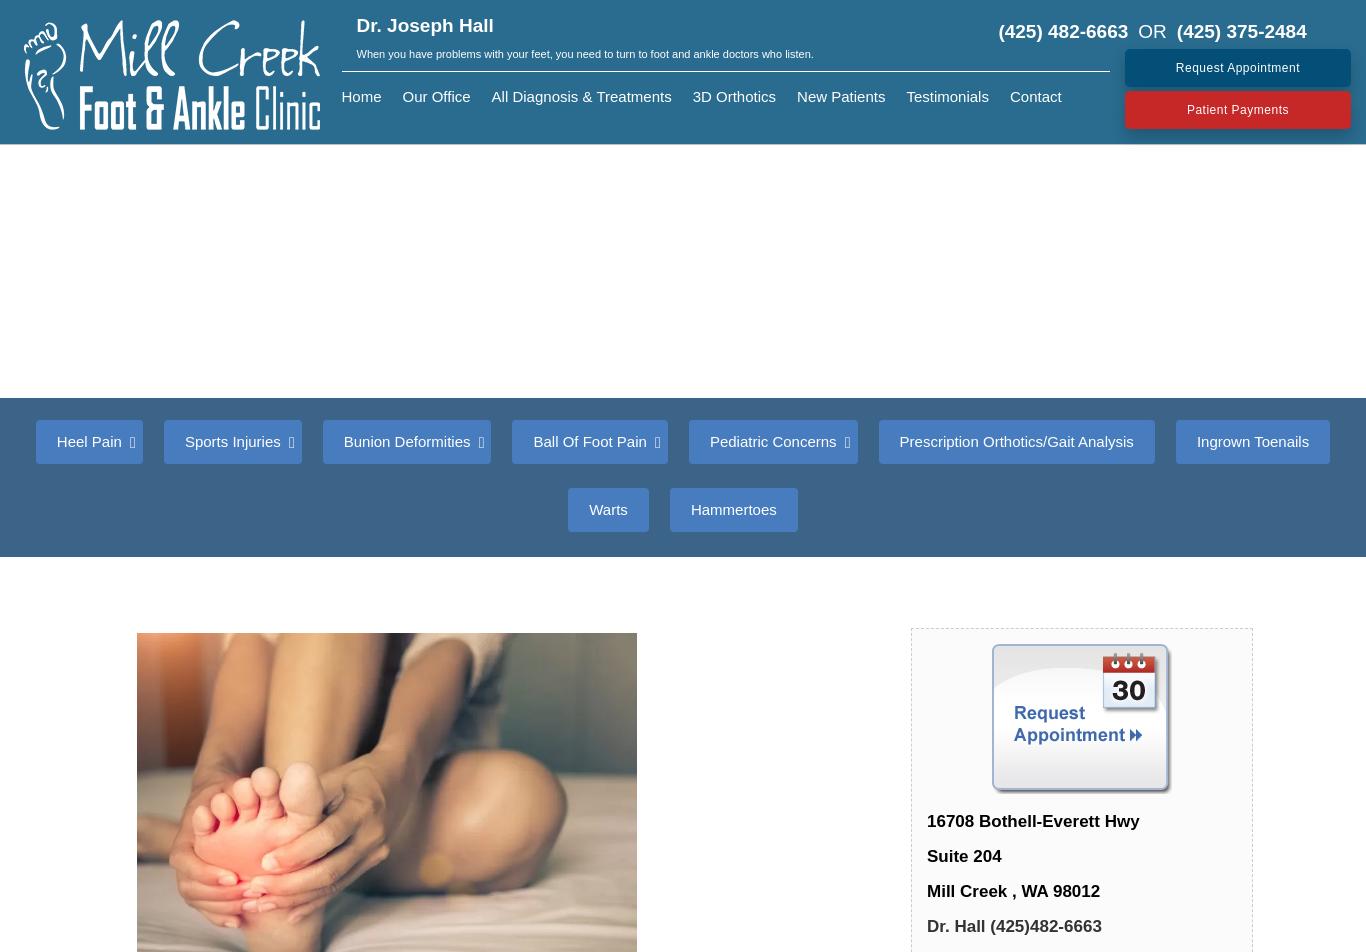  What do you see at coordinates (1013, 925) in the screenshot?
I see `'Dr. Hall (425)482-6663'` at bounding box center [1013, 925].